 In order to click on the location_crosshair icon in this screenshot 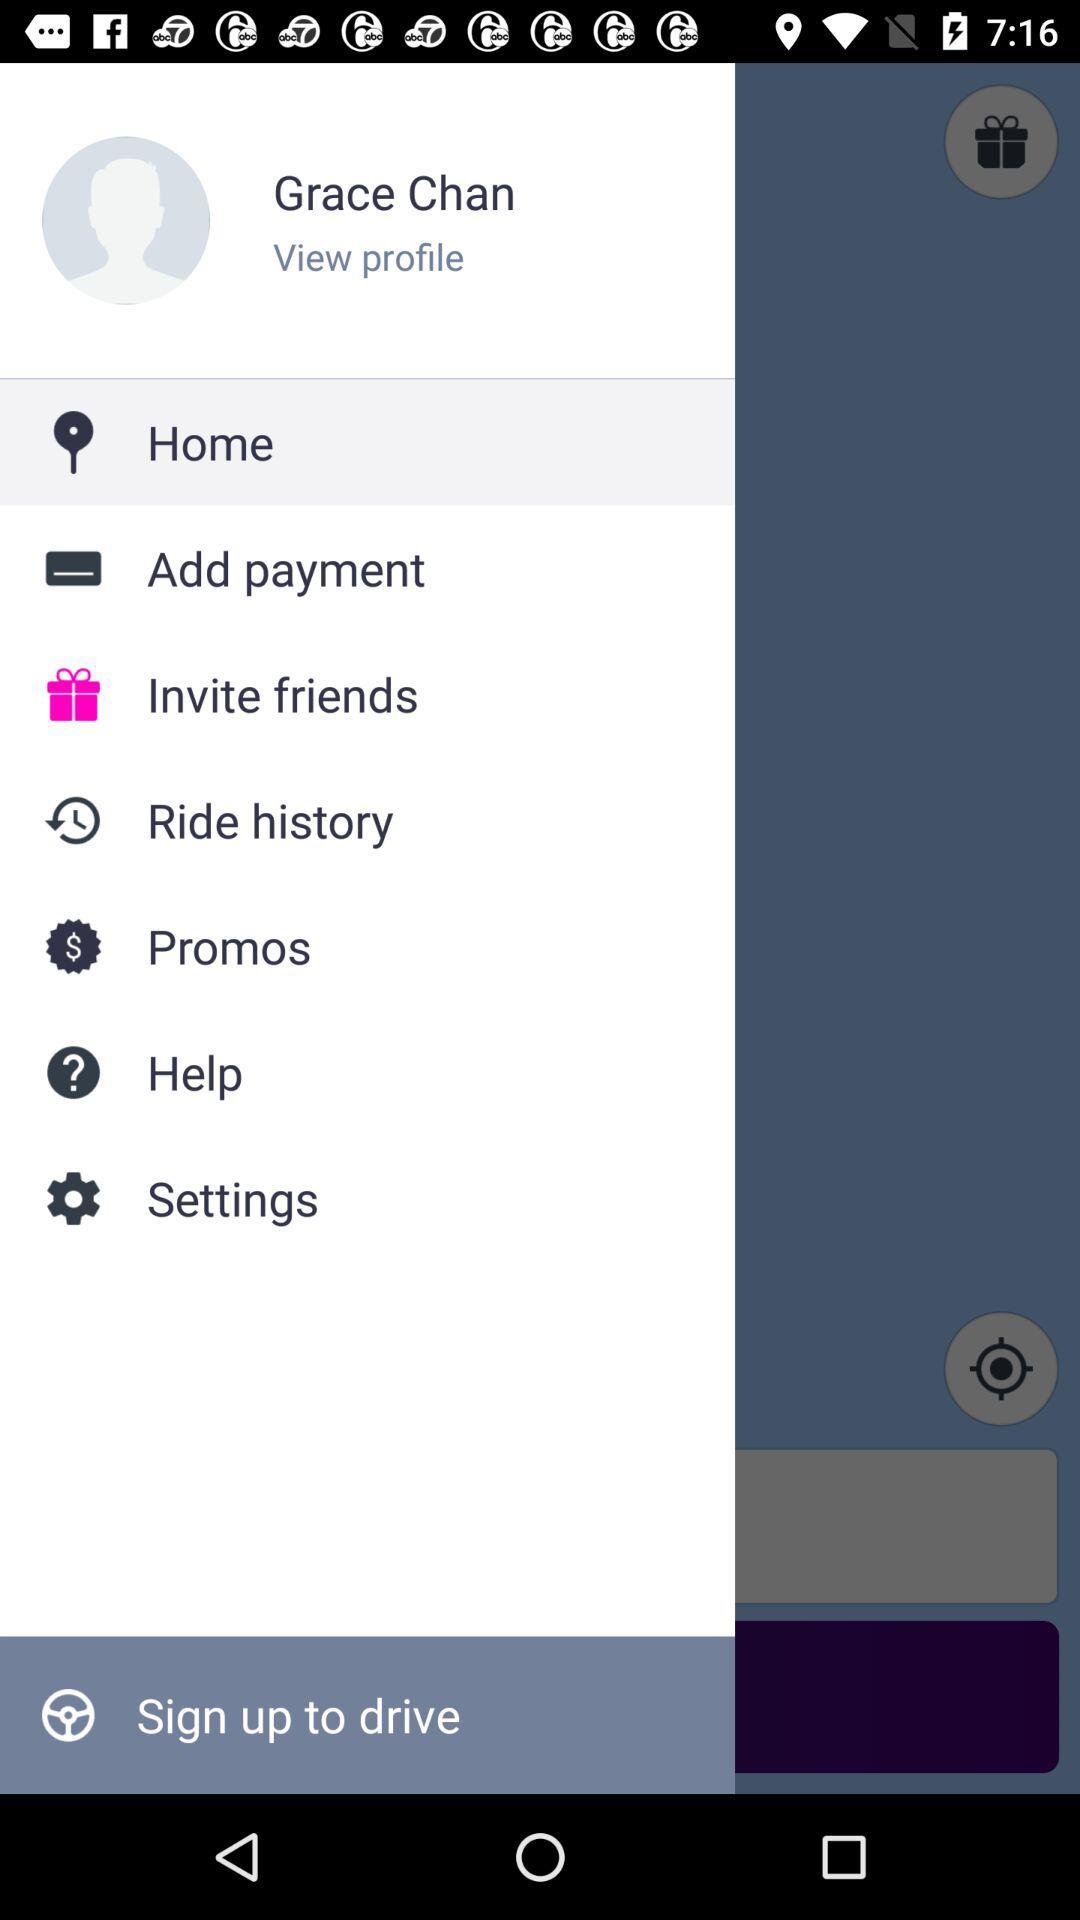, I will do `click(1001, 1367)`.